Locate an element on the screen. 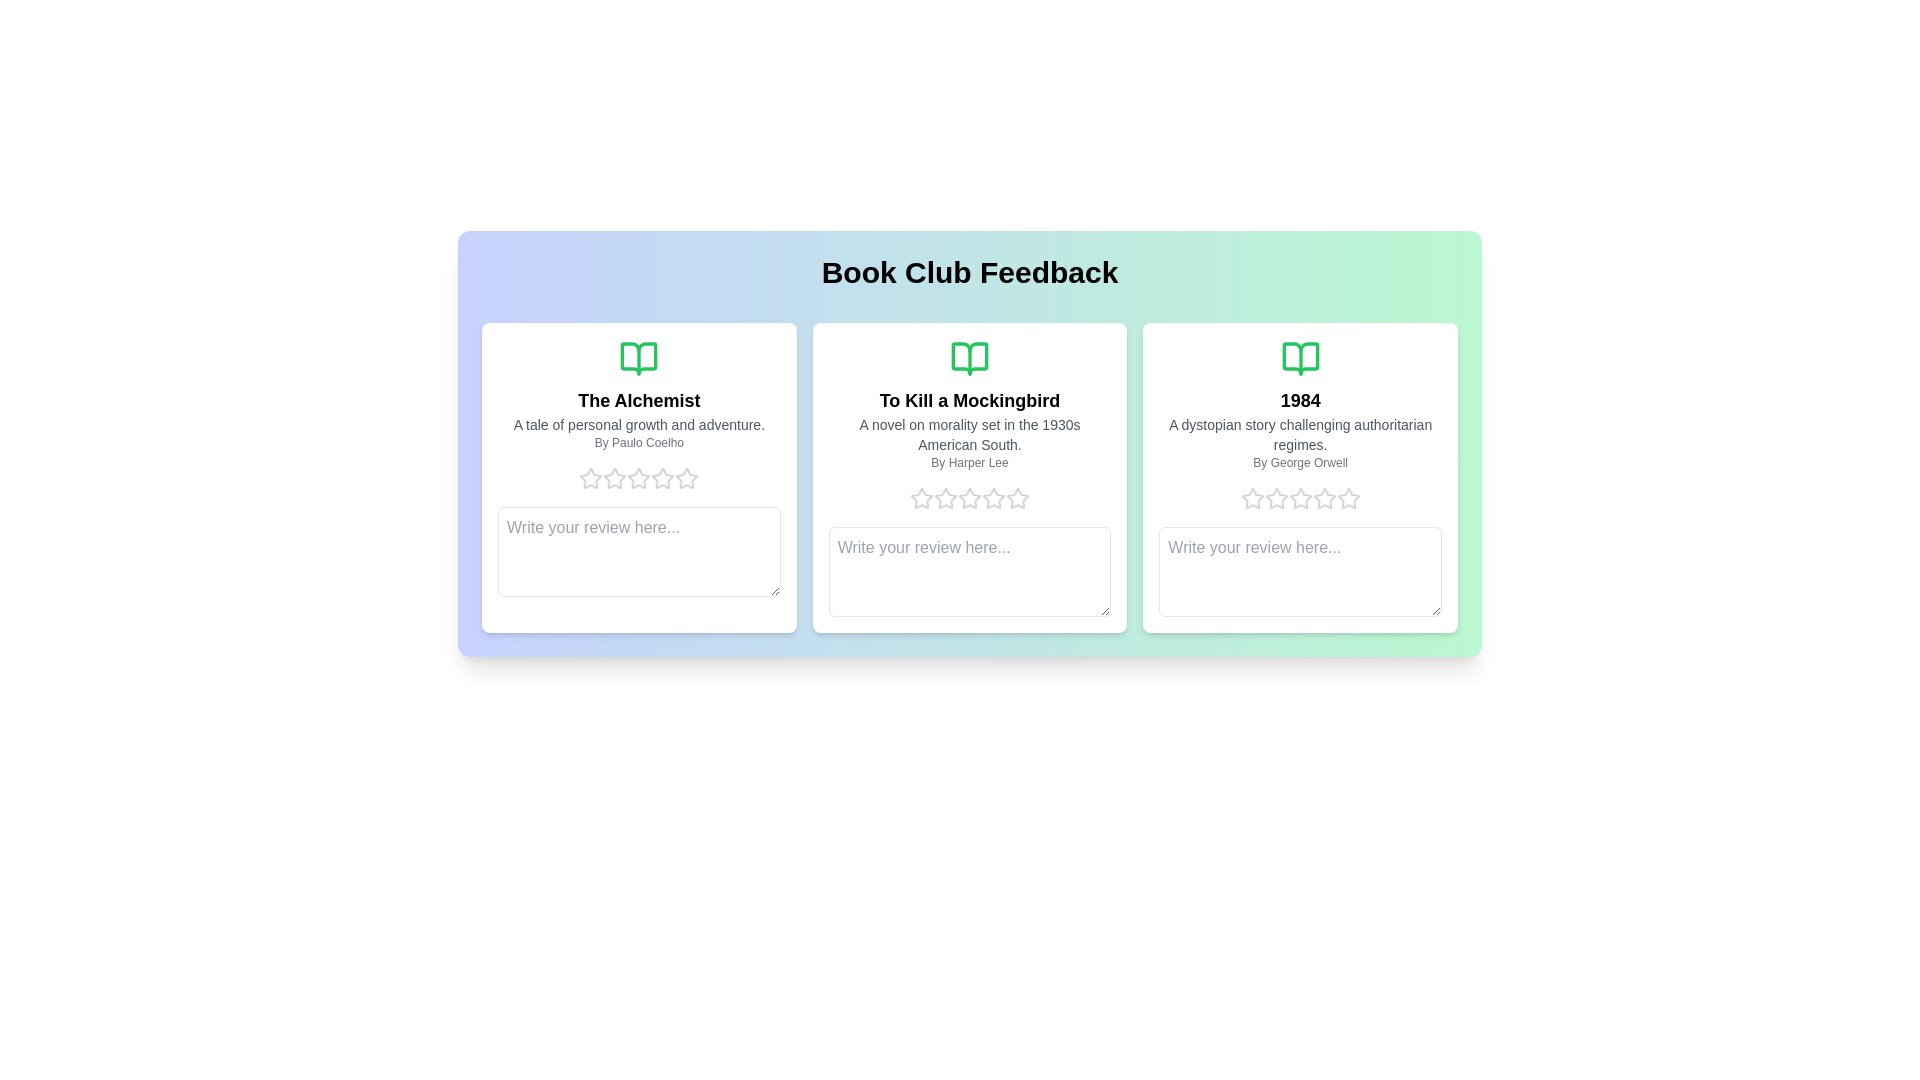  the text label displaying 'By George Orwell', which is located below the title '1984' and centered within the card is located at coordinates (1300, 462).